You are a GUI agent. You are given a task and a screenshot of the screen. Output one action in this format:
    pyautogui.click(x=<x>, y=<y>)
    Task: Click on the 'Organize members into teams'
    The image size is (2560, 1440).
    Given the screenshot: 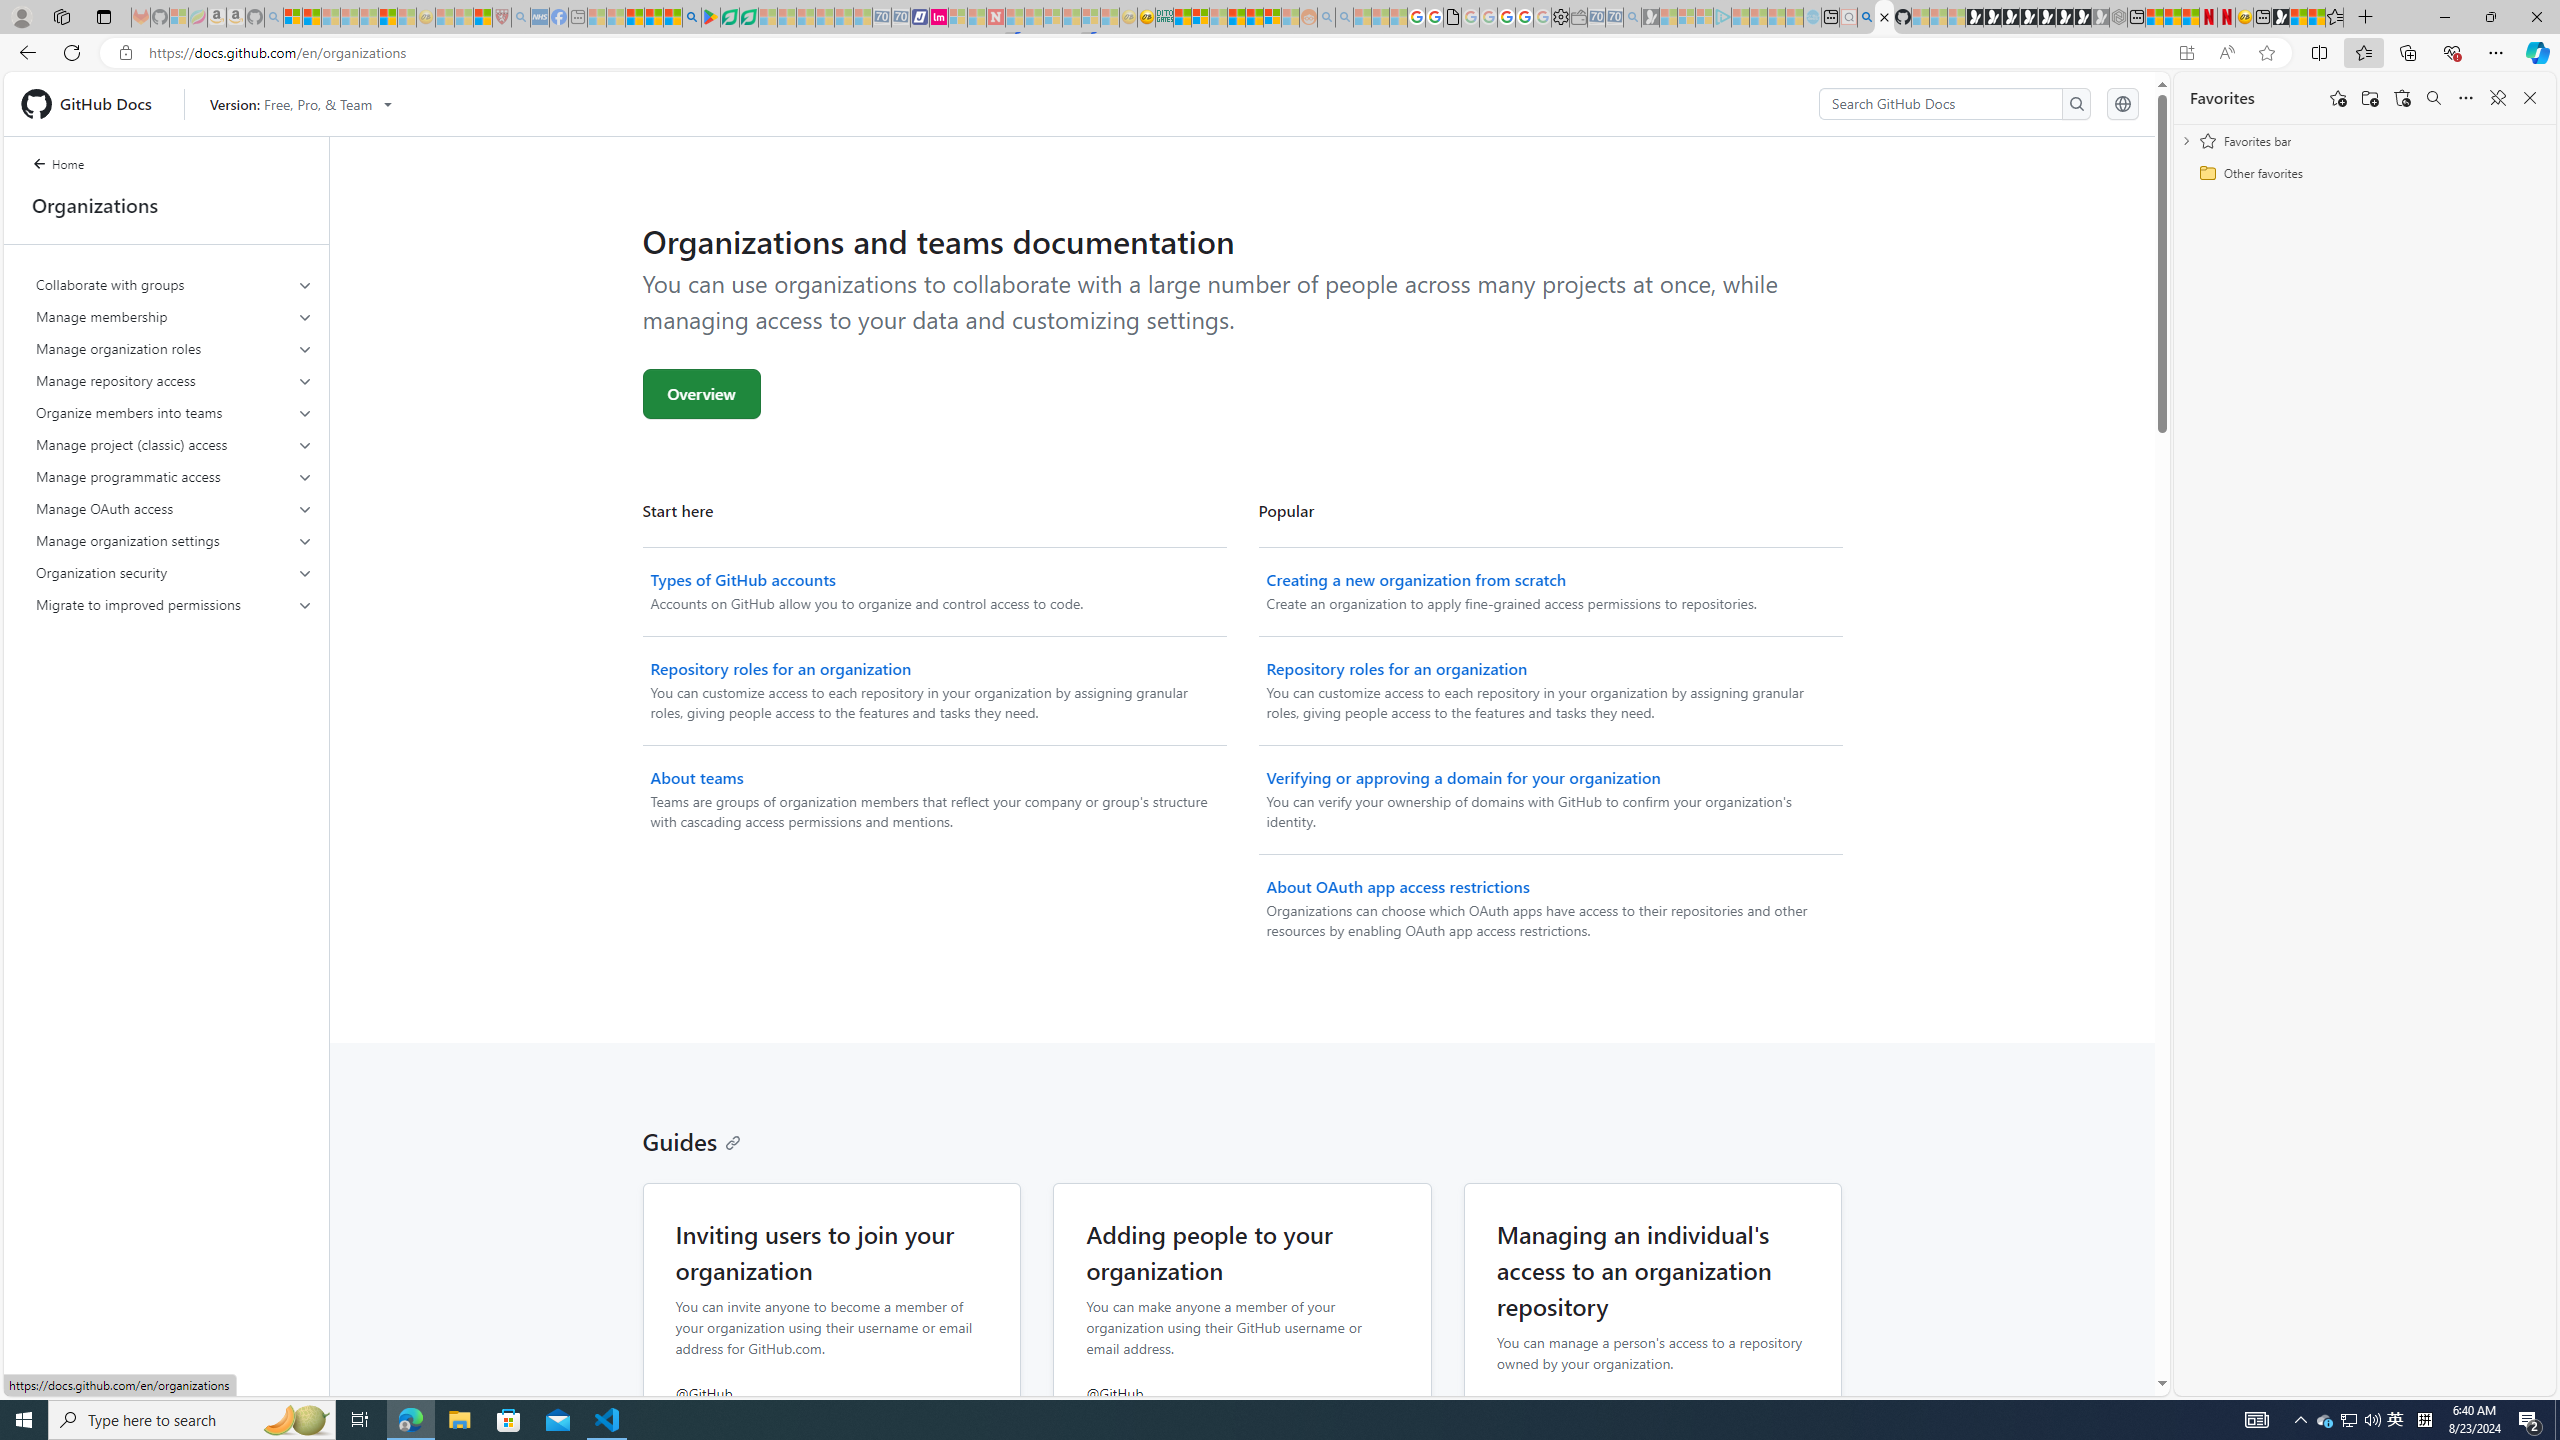 What is the action you would take?
    pyautogui.click(x=175, y=413)
    